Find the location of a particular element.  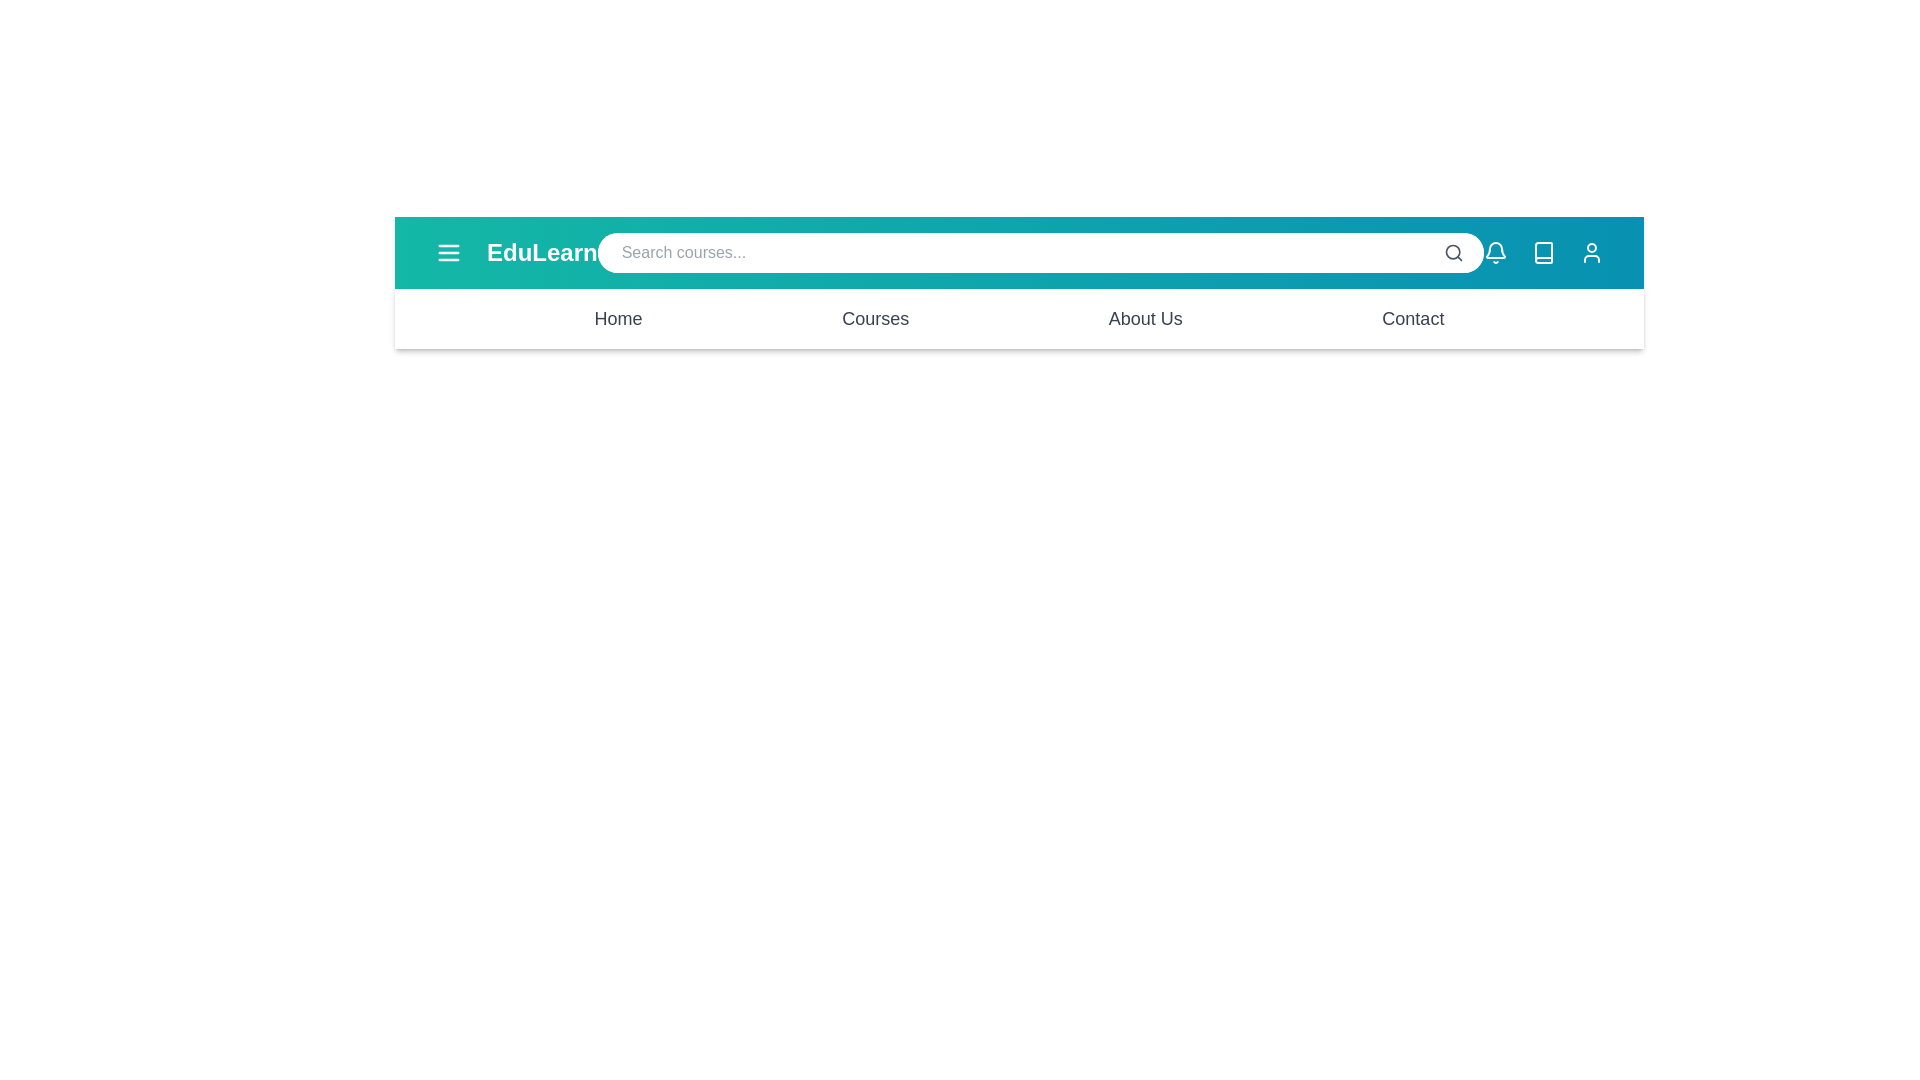

the 'Courses' menu item to navigate to the 'Courses' section is located at coordinates (875, 318).